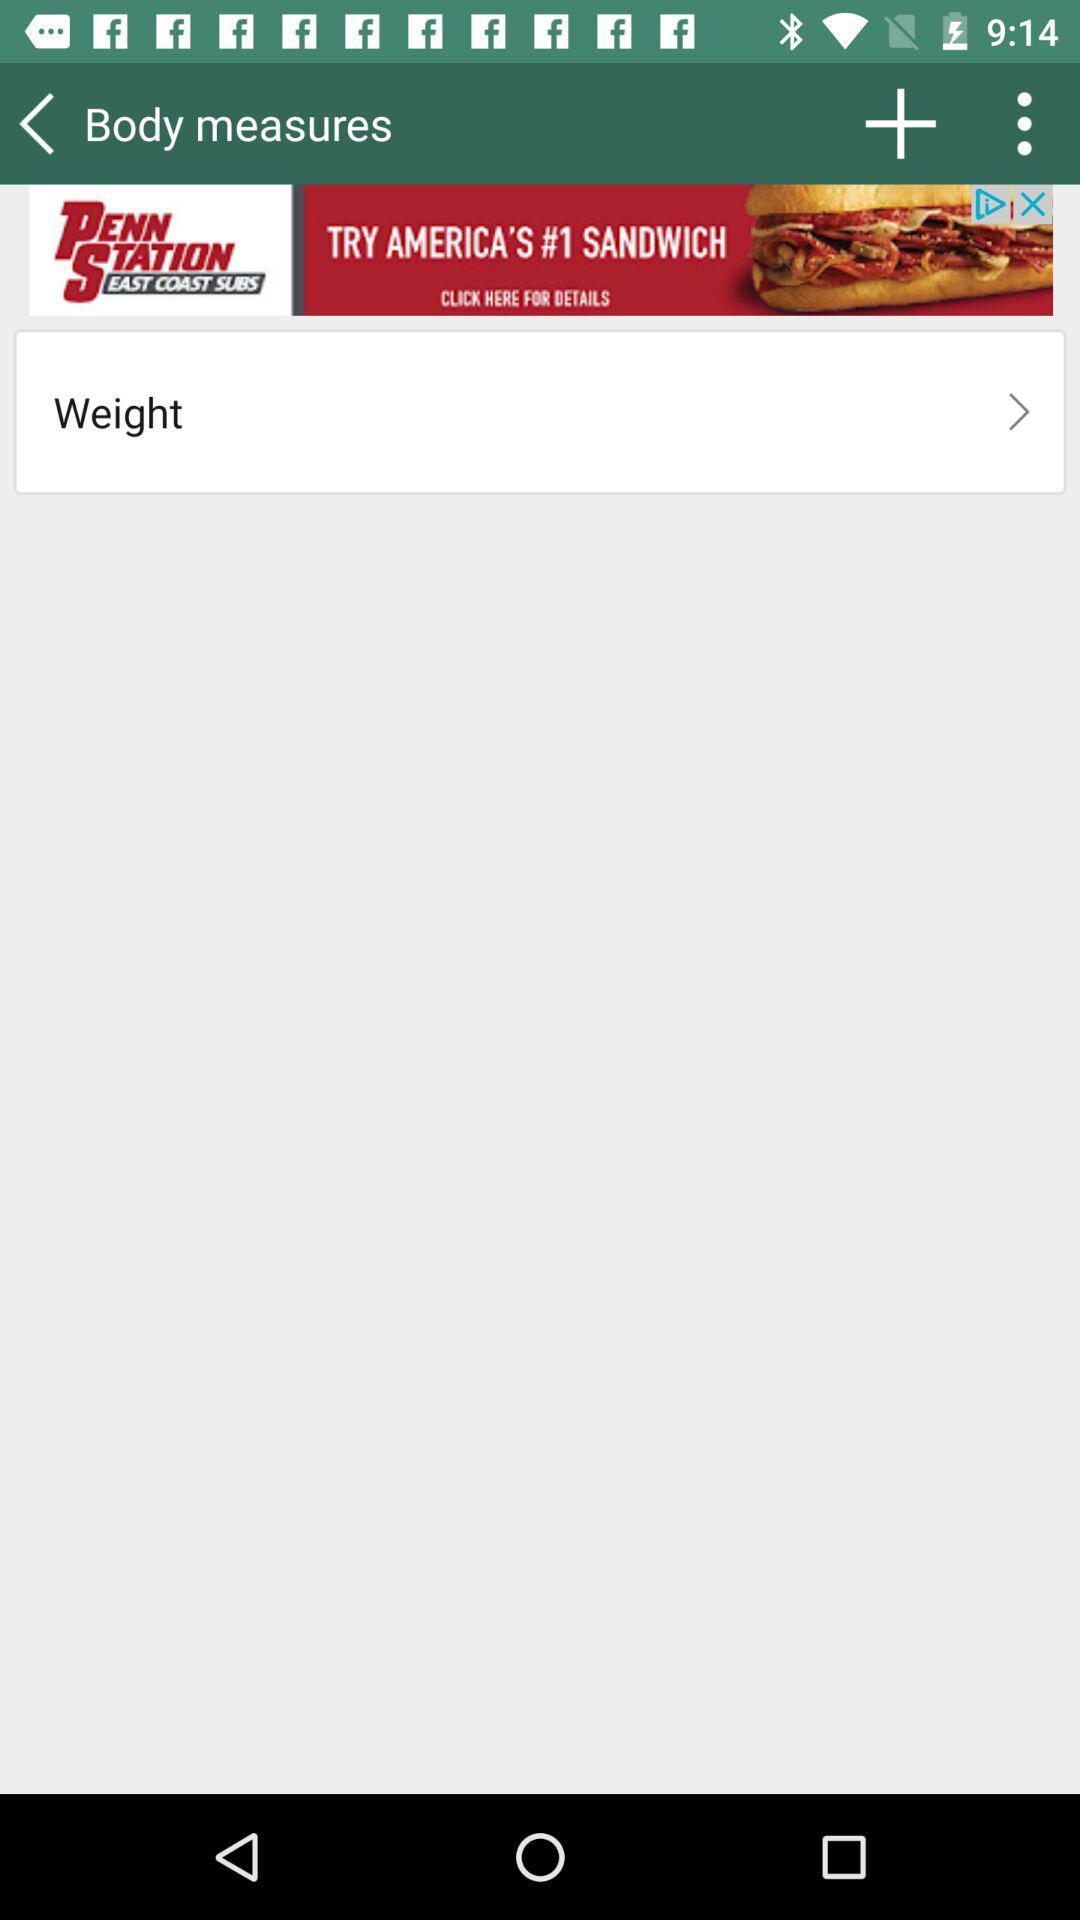 The width and height of the screenshot is (1080, 1920). I want to click on the add icon, so click(900, 122).